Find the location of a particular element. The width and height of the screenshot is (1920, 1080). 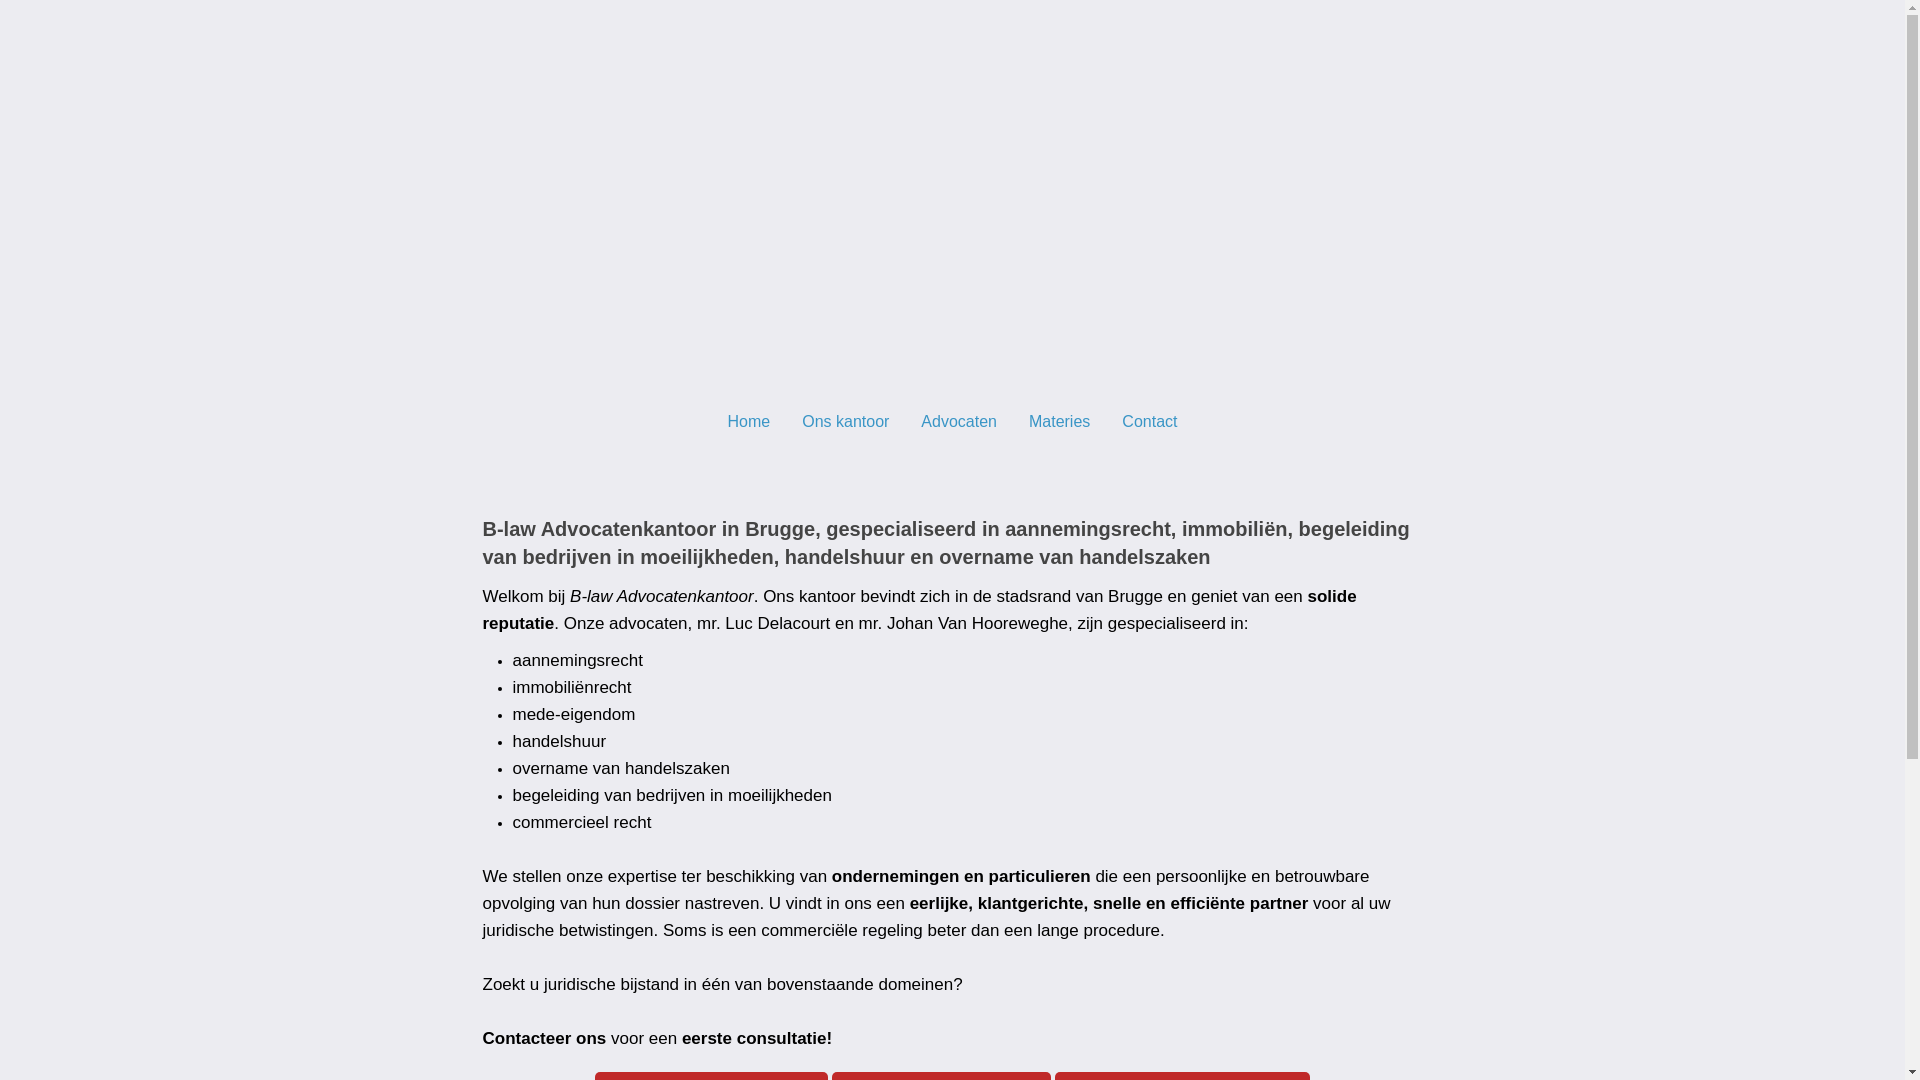

'Ons kantoor' is located at coordinates (785, 418).